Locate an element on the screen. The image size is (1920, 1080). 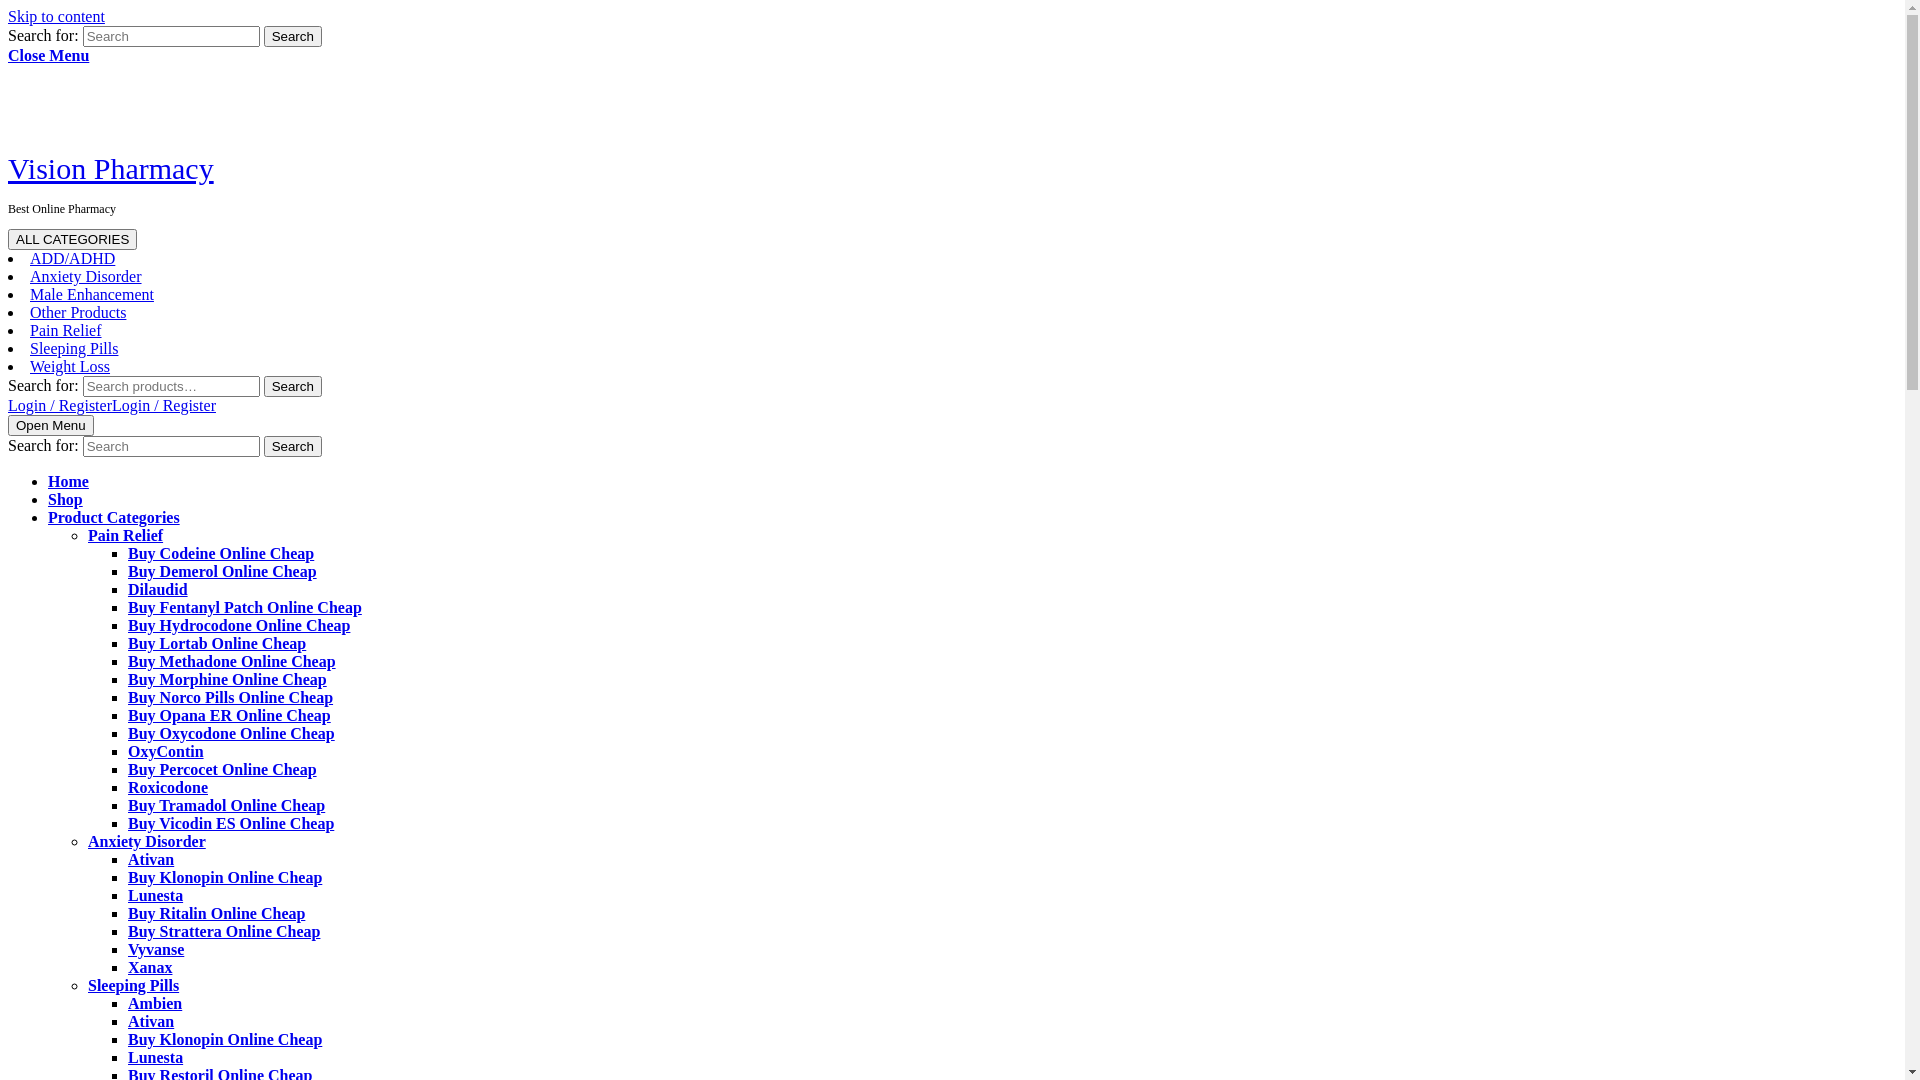
'Buy Hydrocodone Online Cheap' is located at coordinates (127, 624).